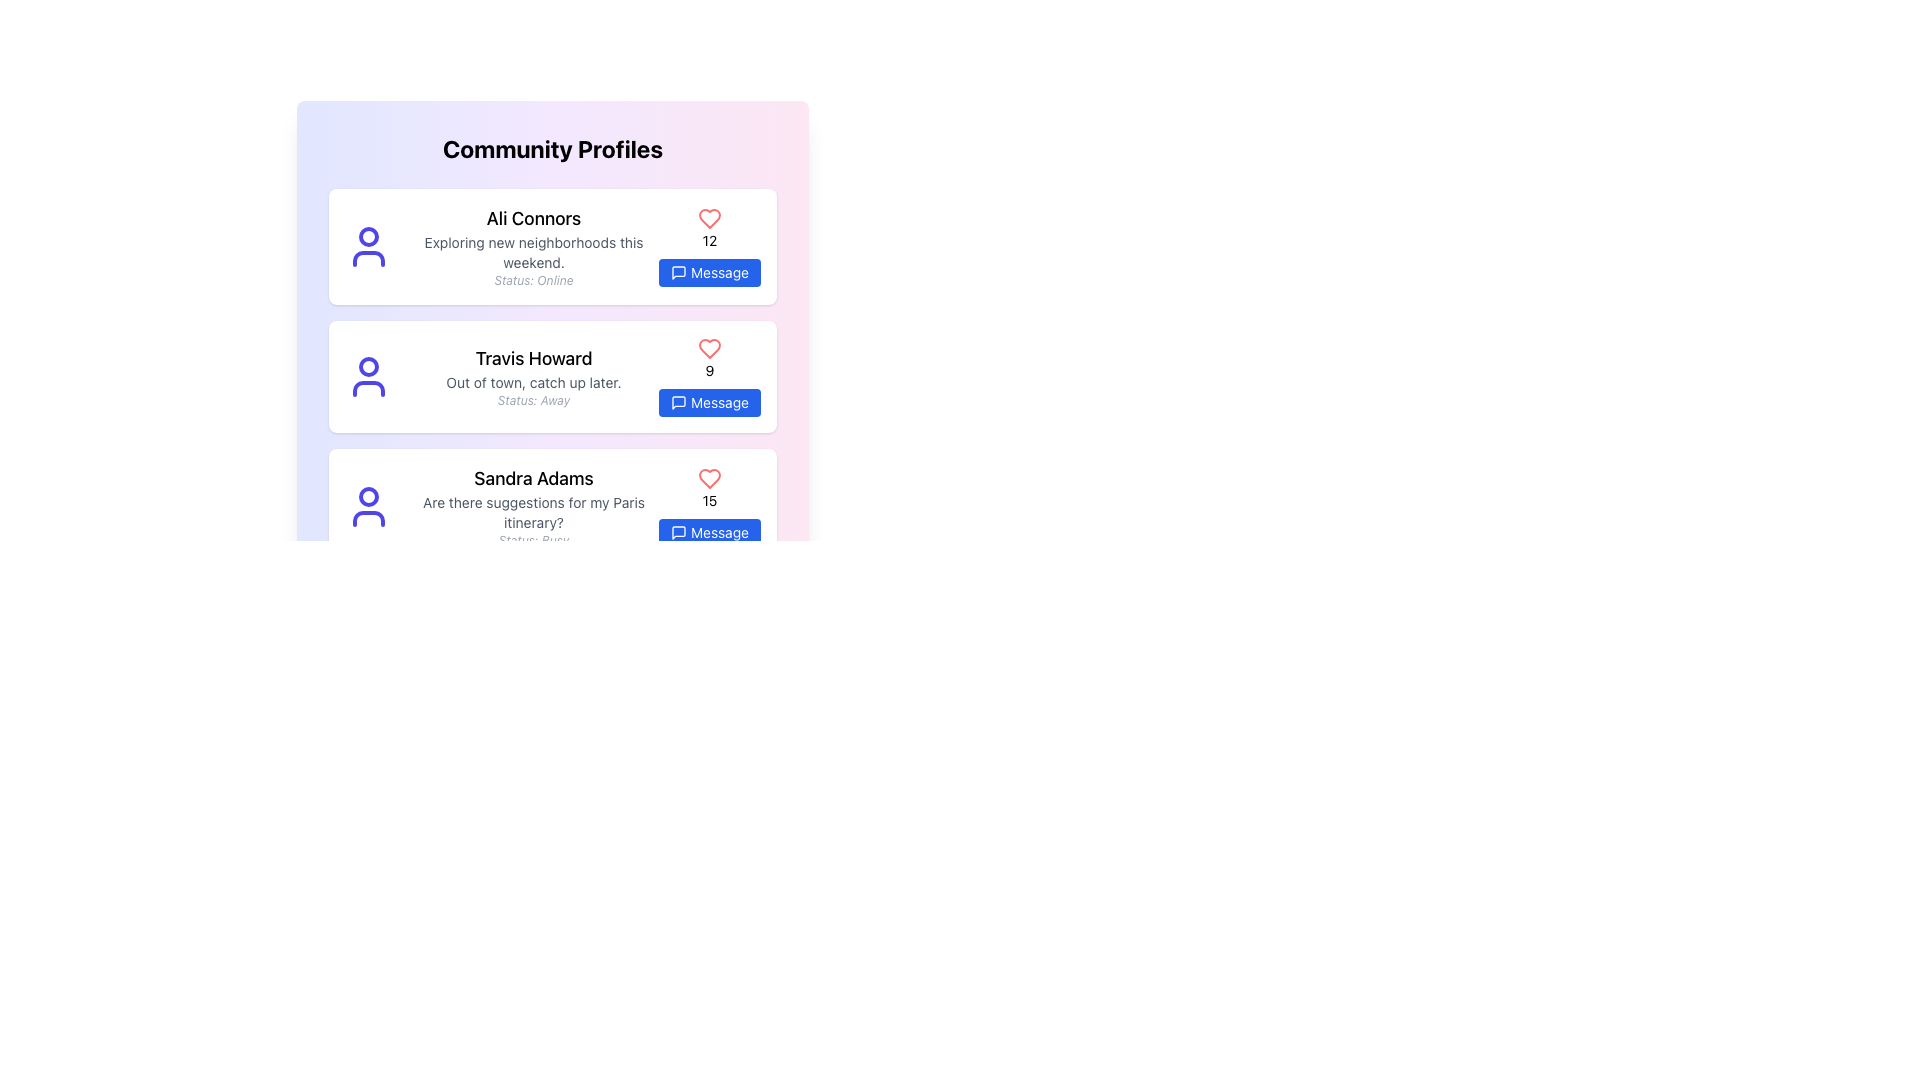 This screenshot has height=1080, width=1920. Describe the element at coordinates (679, 402) in the screenshot. I see `the speech bubble icon located to the left of the 'Message' text label in the third 'Message' button of Travis Howard's profile card` at that location.